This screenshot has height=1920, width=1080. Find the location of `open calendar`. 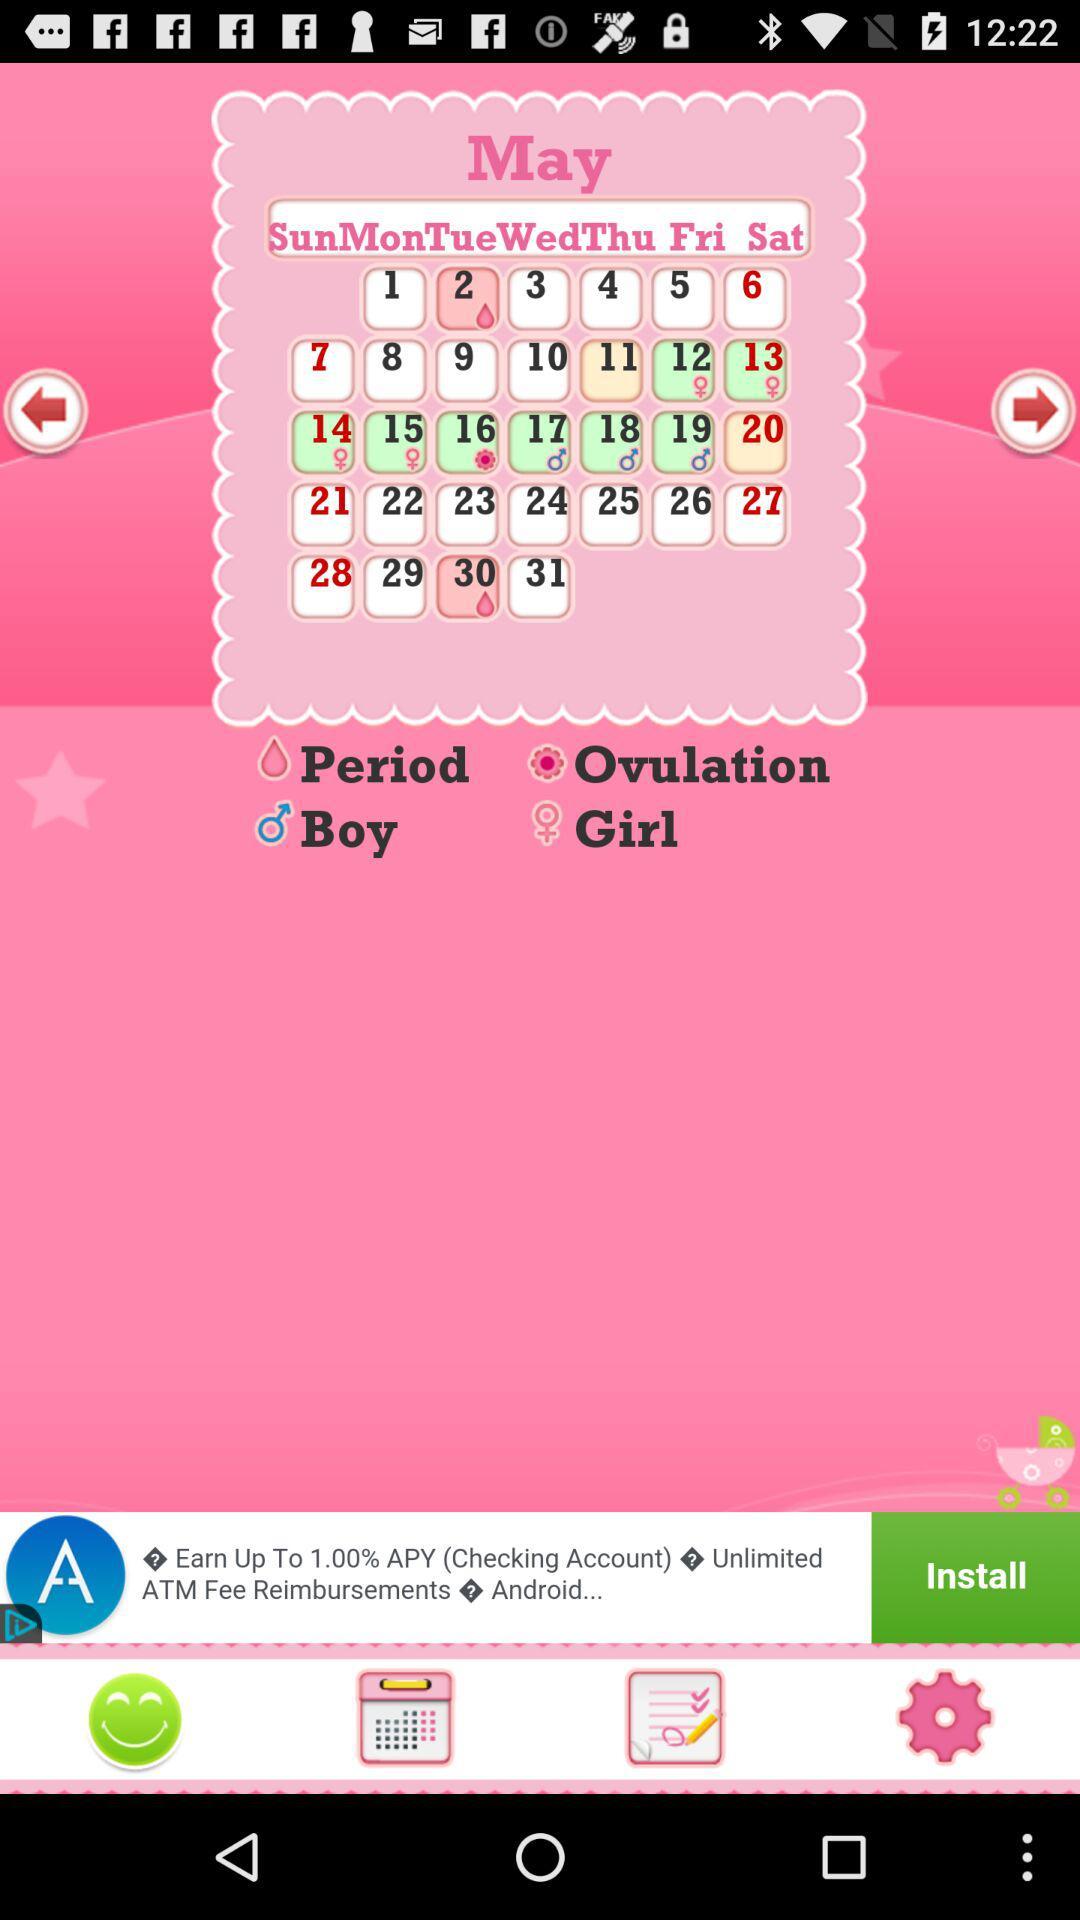

open calendar is located at coordinates (405, 1717).